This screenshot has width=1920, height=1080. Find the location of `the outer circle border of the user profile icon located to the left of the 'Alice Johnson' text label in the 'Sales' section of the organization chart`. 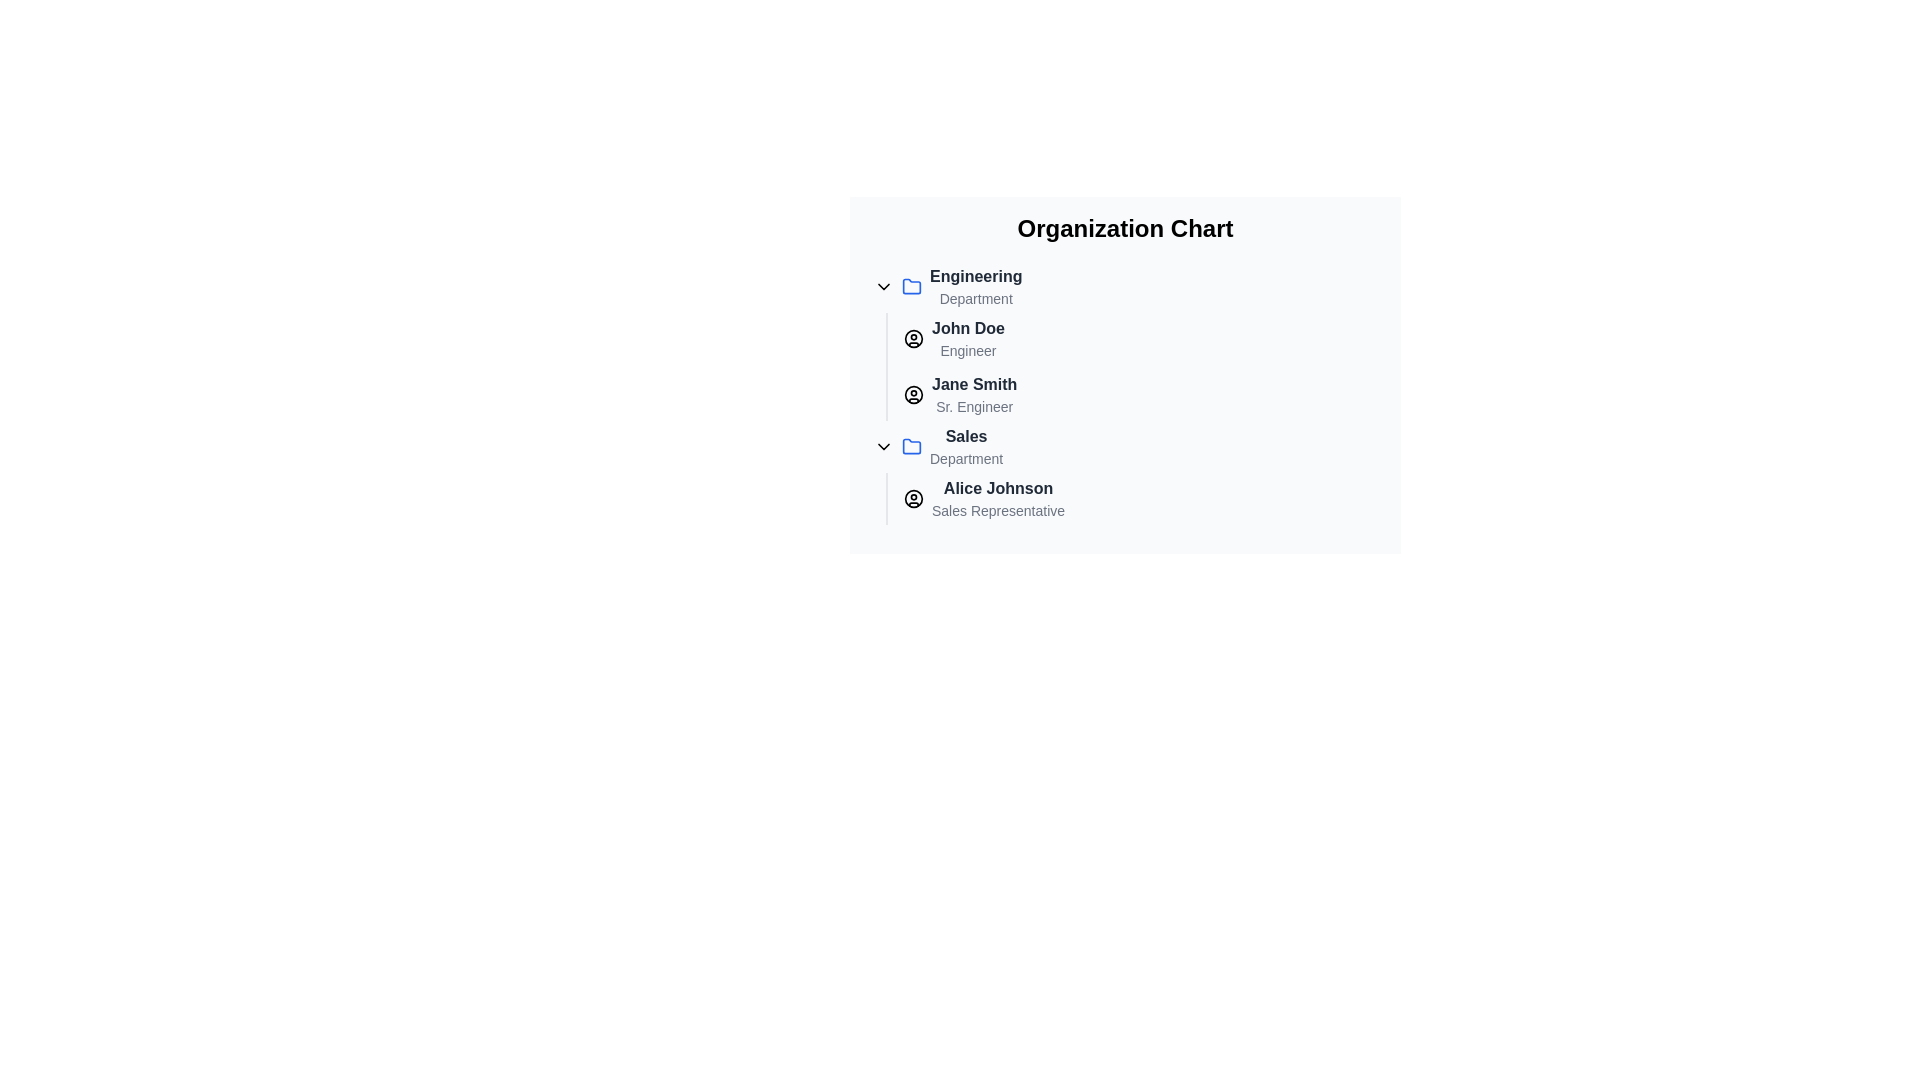

the outer circle border of the user profile icon located to the left of the 'Alice Johnson' text label in the 'Sales' section of the organization chart is located at coordinates (912, 497).